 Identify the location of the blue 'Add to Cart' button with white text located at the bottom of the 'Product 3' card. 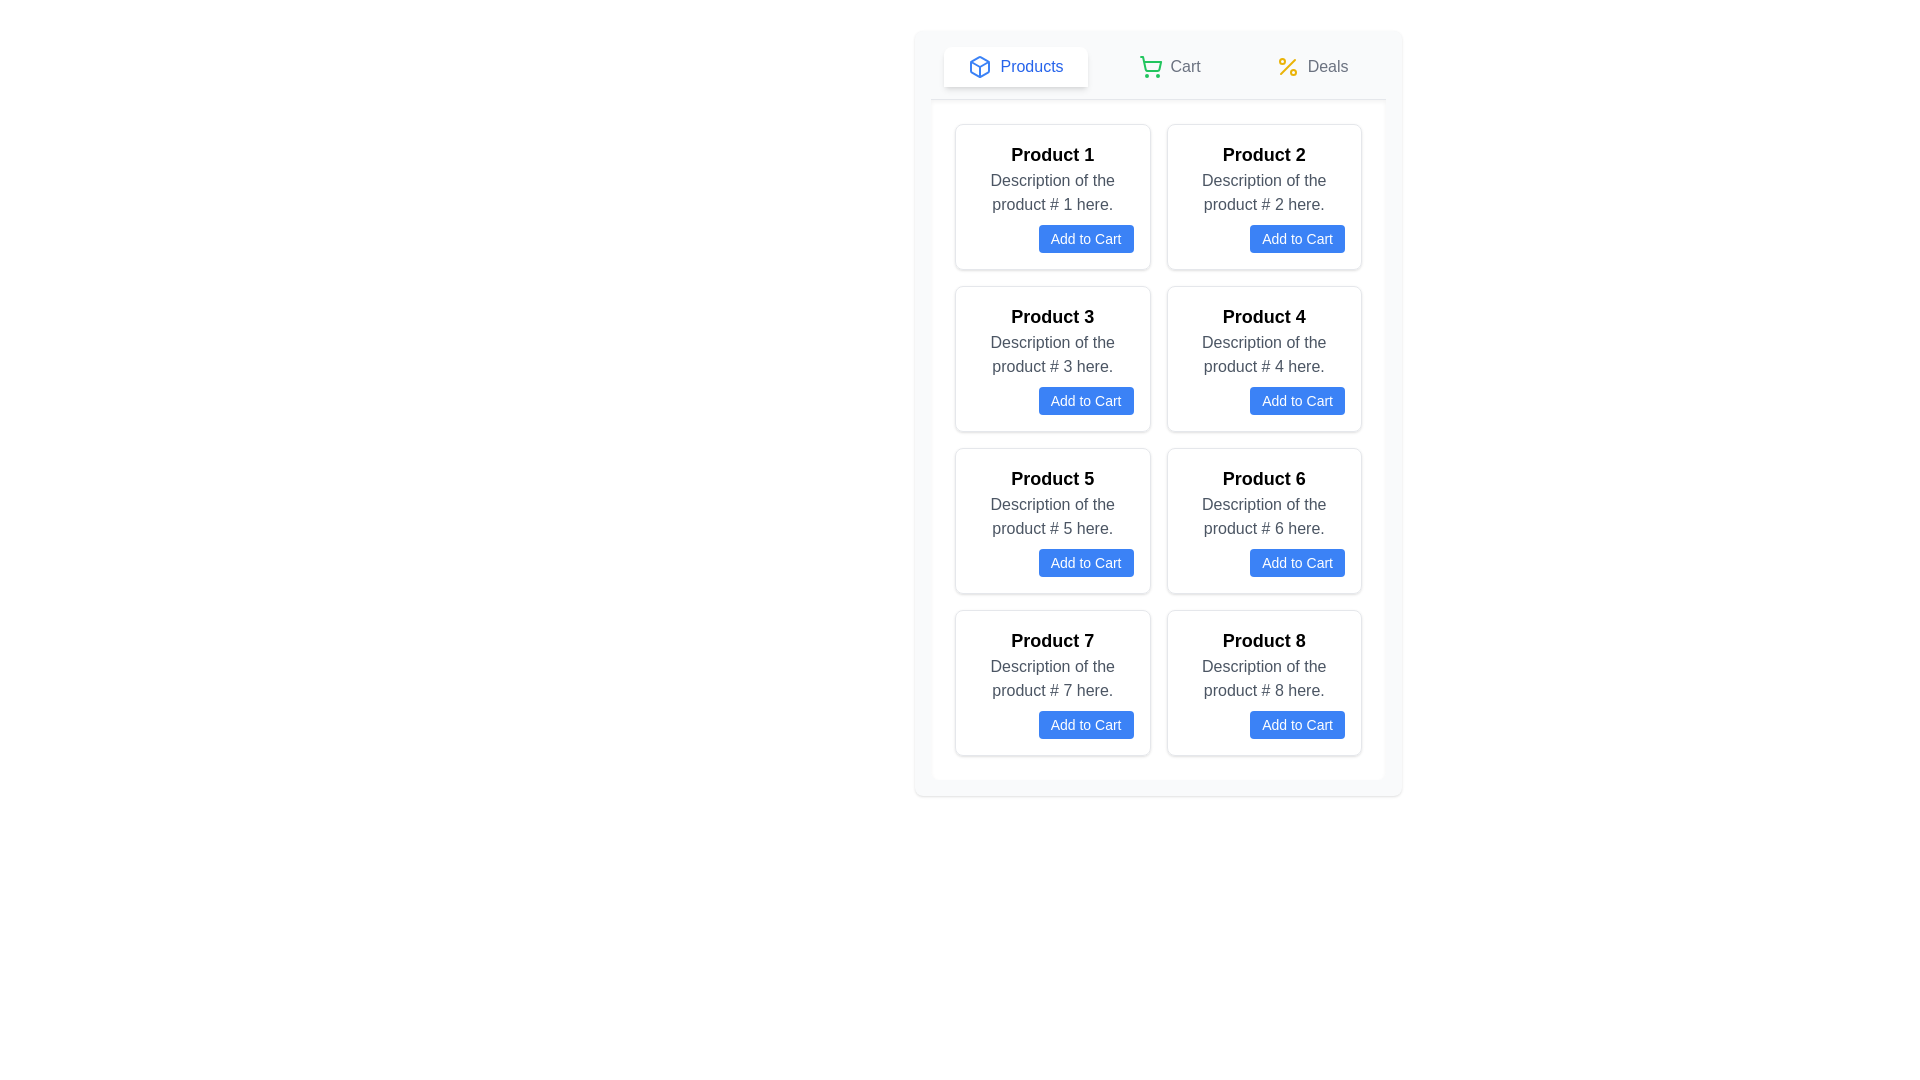
(1085, 401).